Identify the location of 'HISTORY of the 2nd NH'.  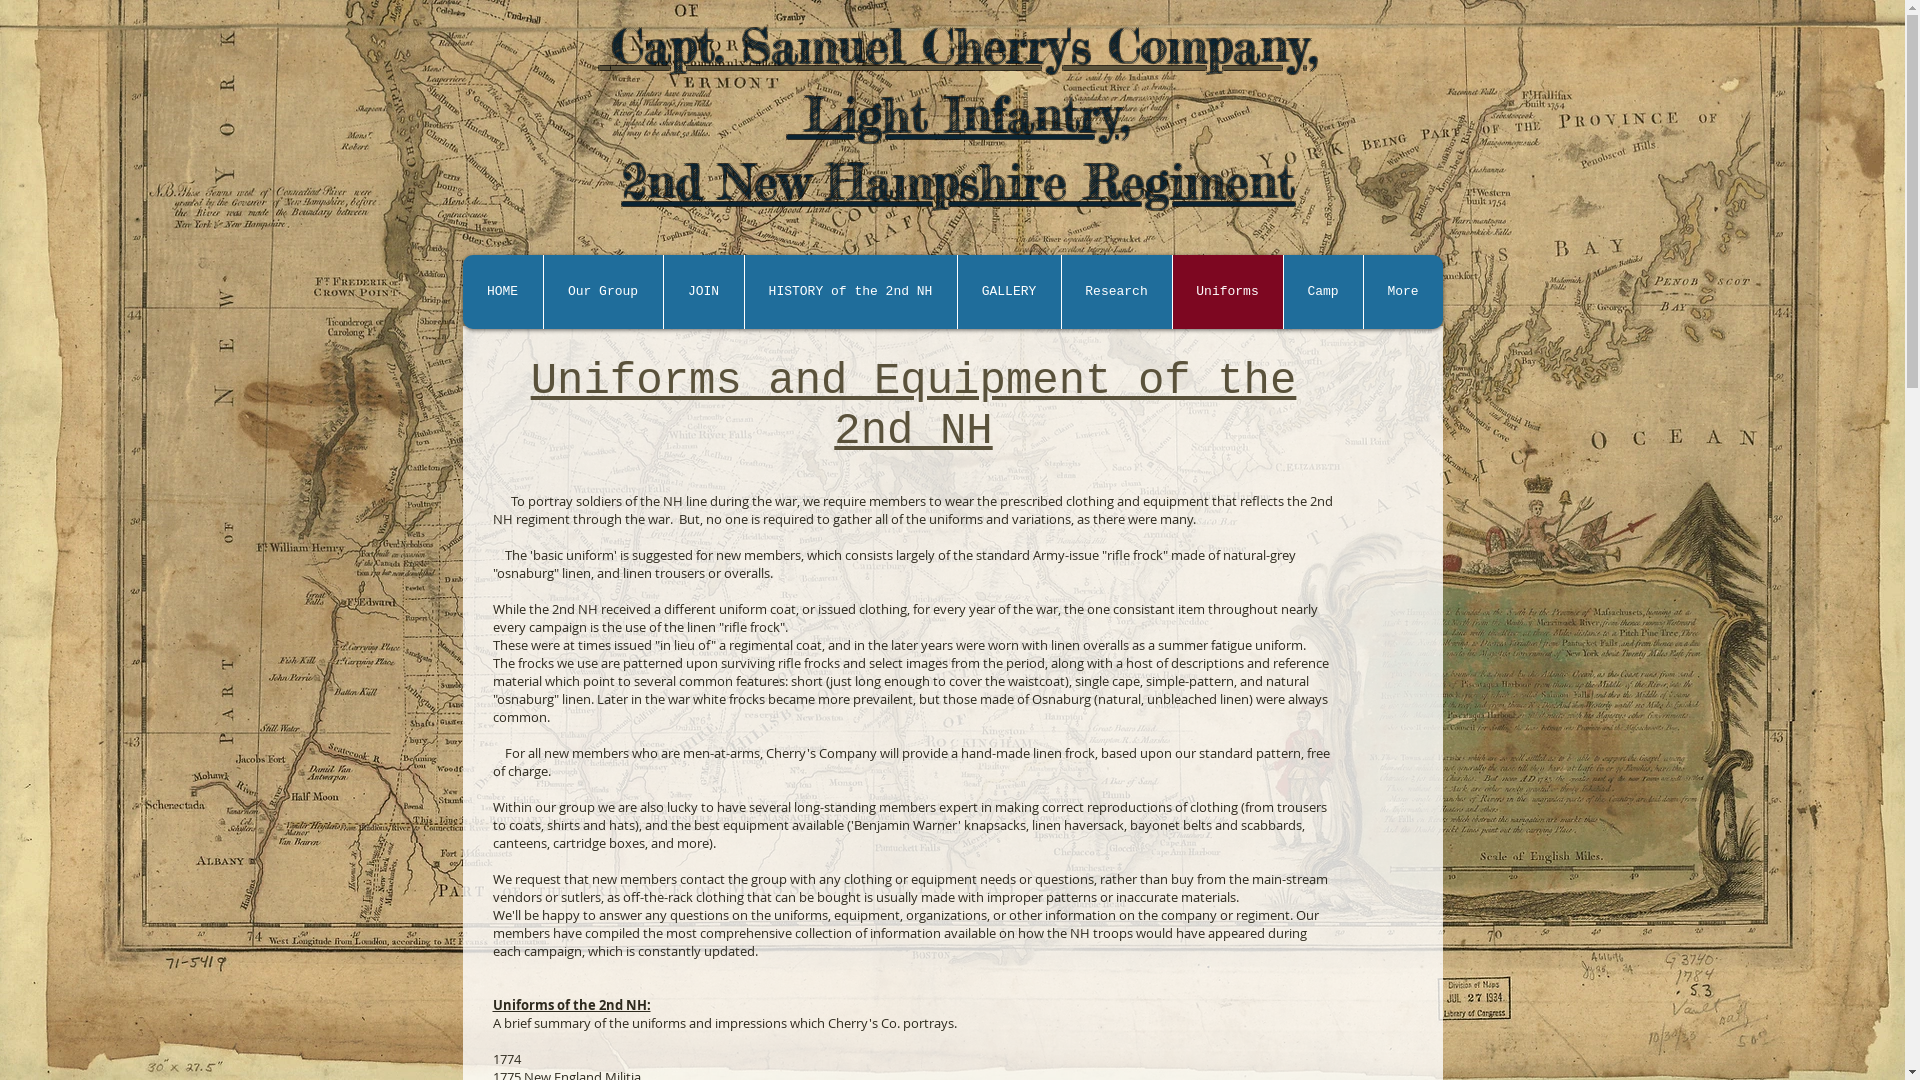
(850, 292).